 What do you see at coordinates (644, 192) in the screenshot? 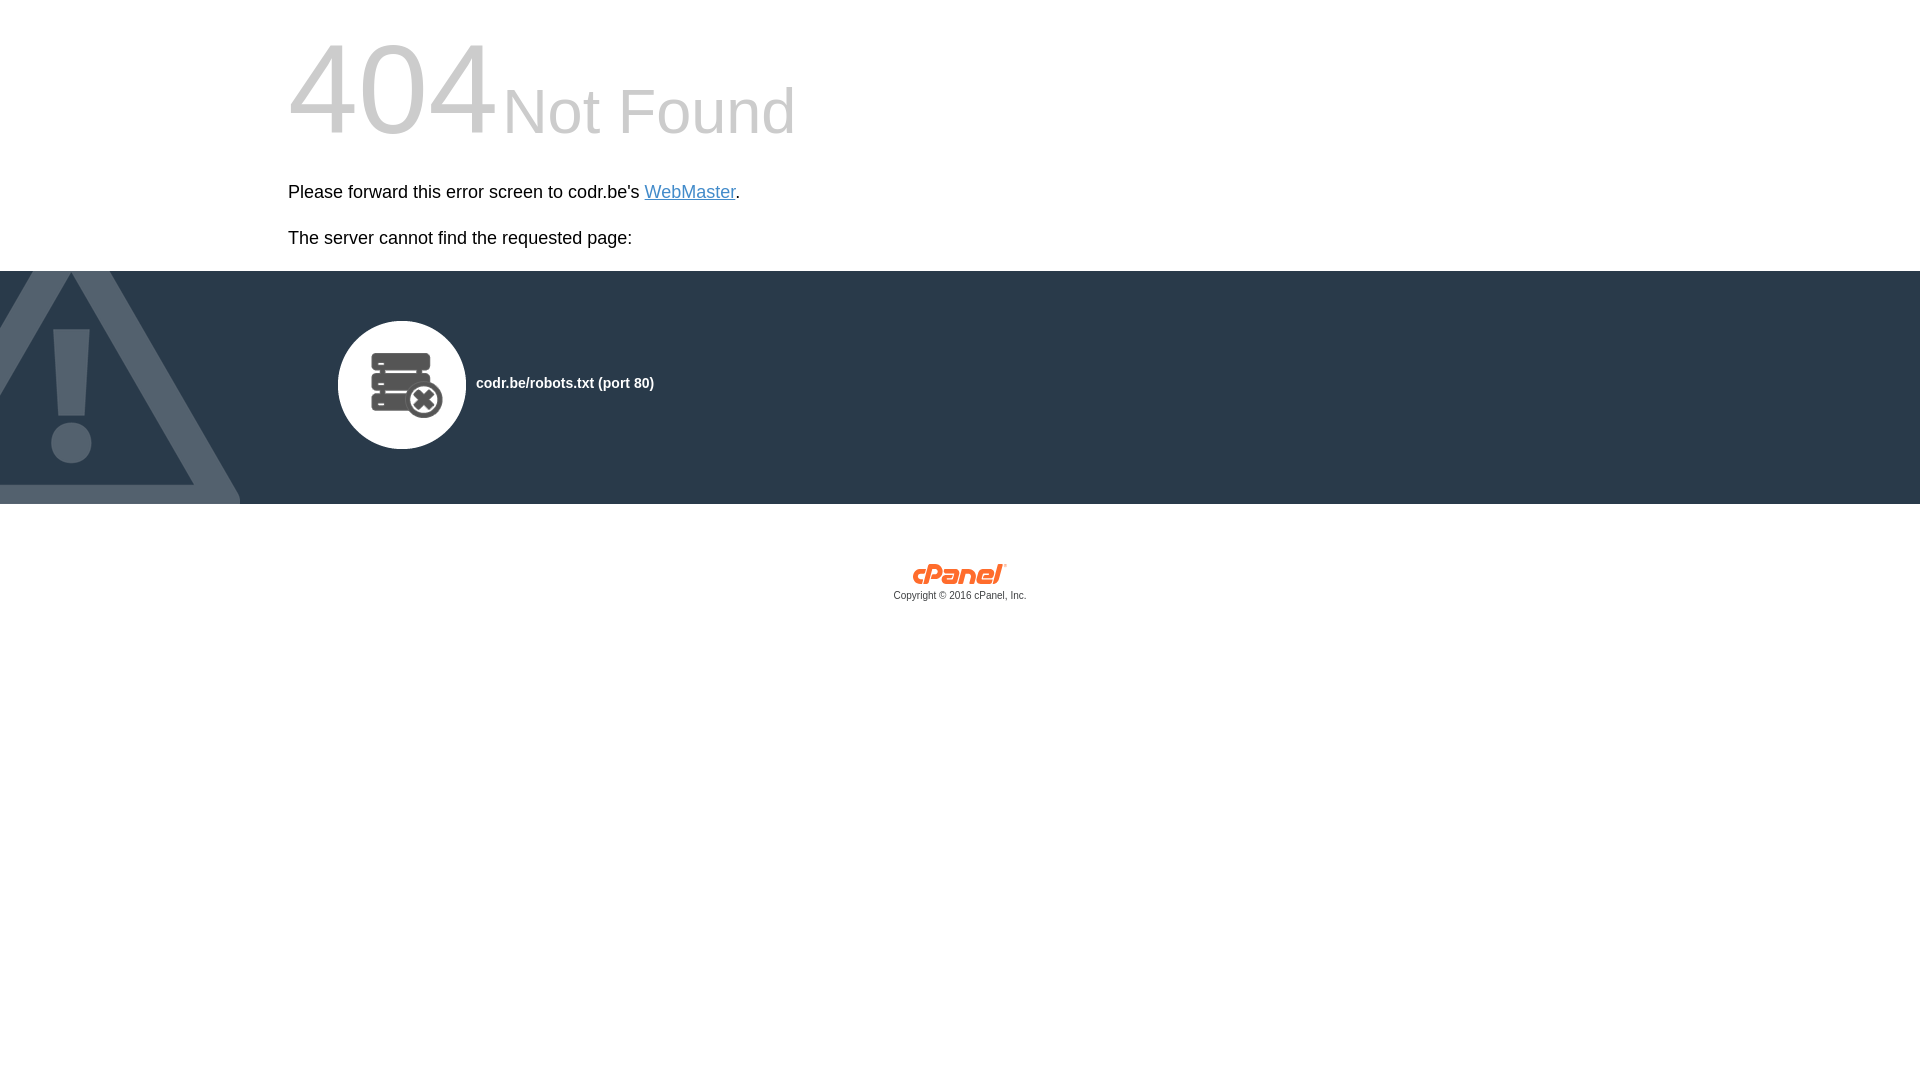
I see `'WebMaster'` at bounding box center [644, 192].